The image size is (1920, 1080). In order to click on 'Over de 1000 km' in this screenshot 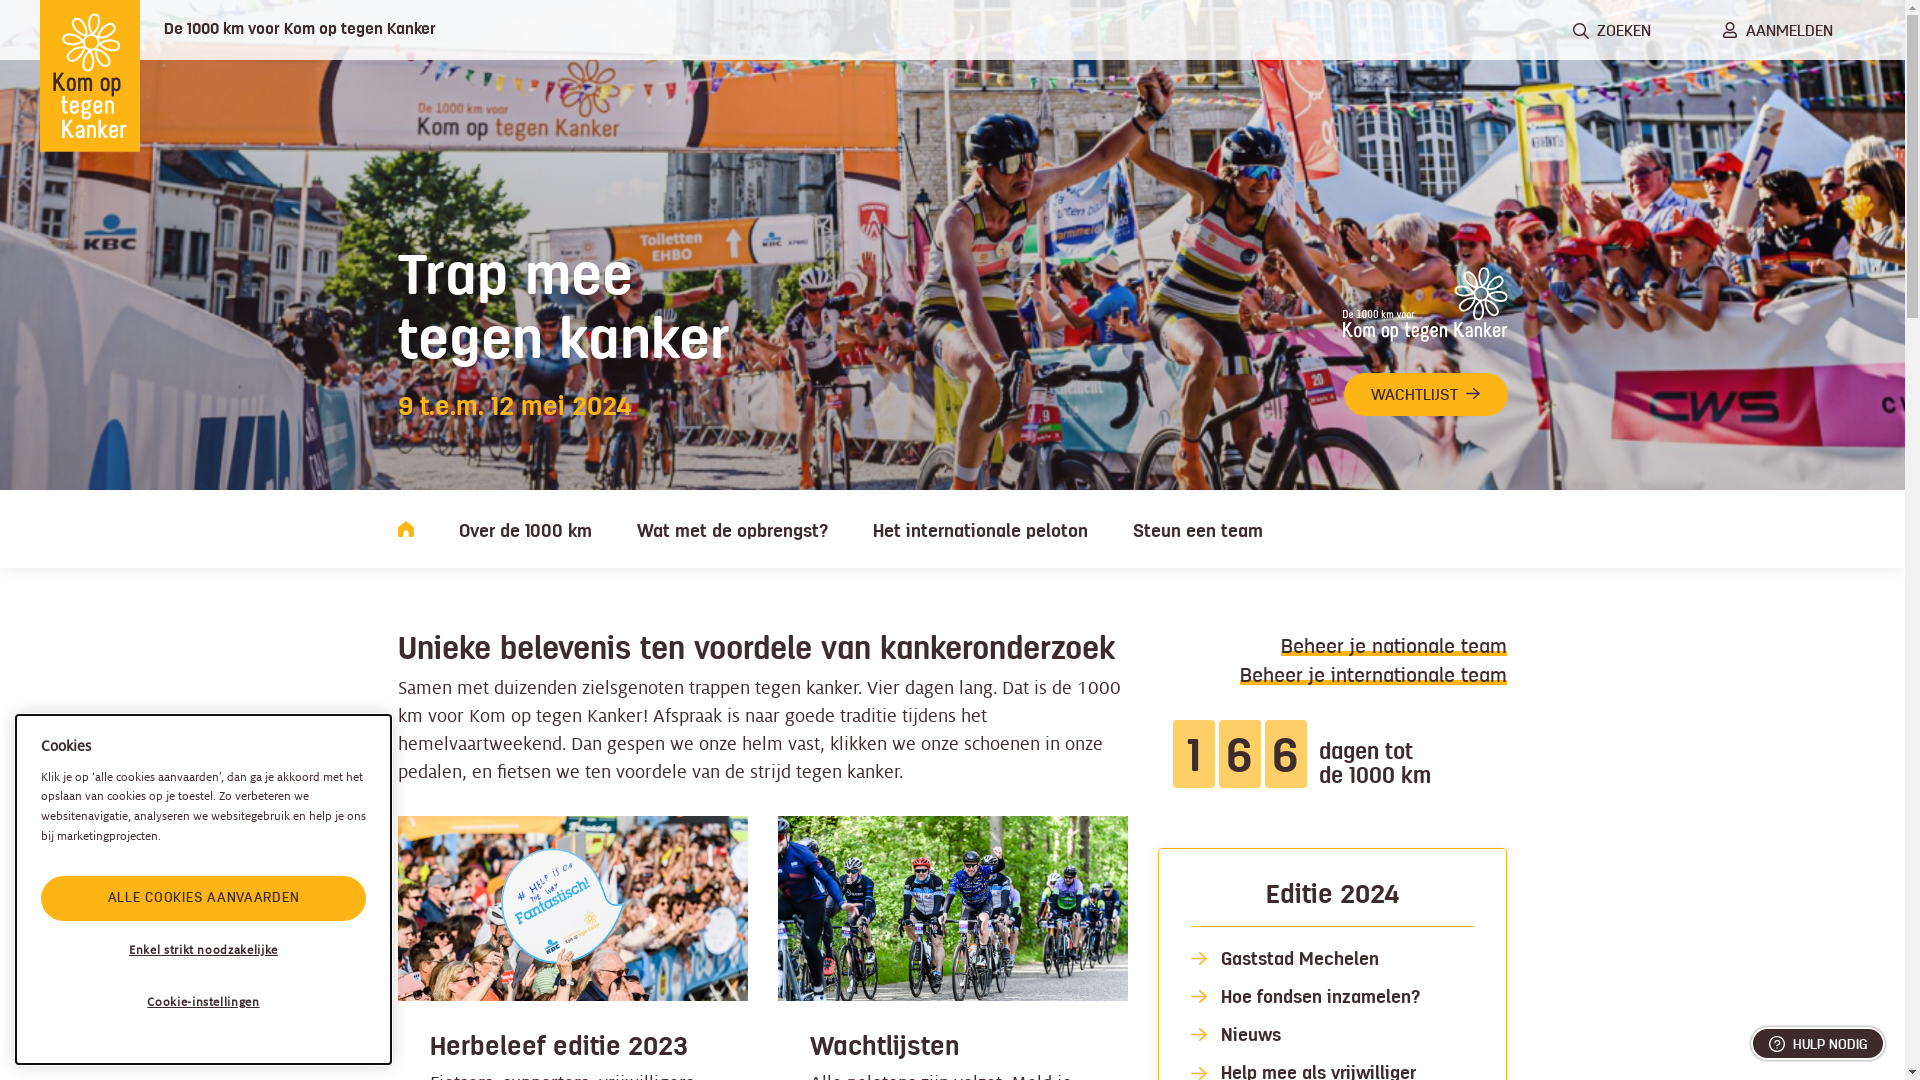, I will do `click(456, 527)`.